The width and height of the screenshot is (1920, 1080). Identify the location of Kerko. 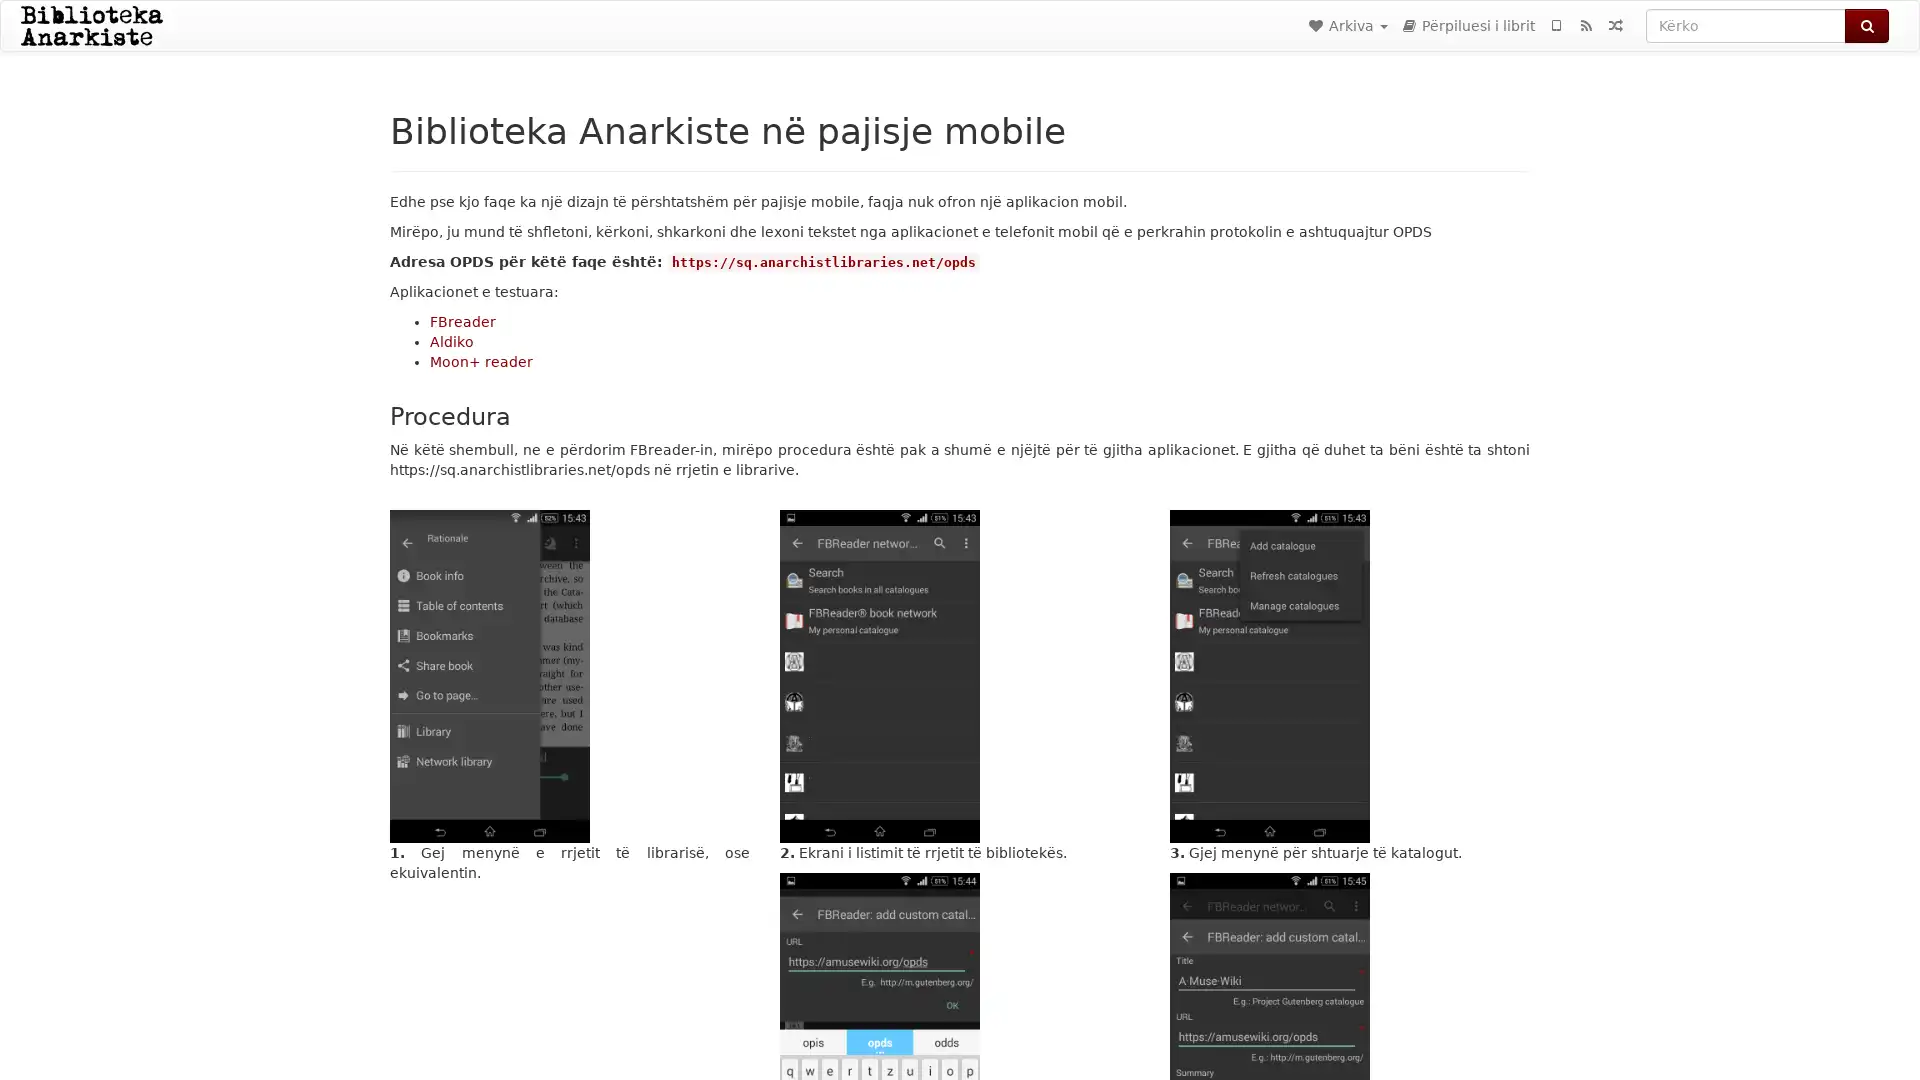
(1866, 26).